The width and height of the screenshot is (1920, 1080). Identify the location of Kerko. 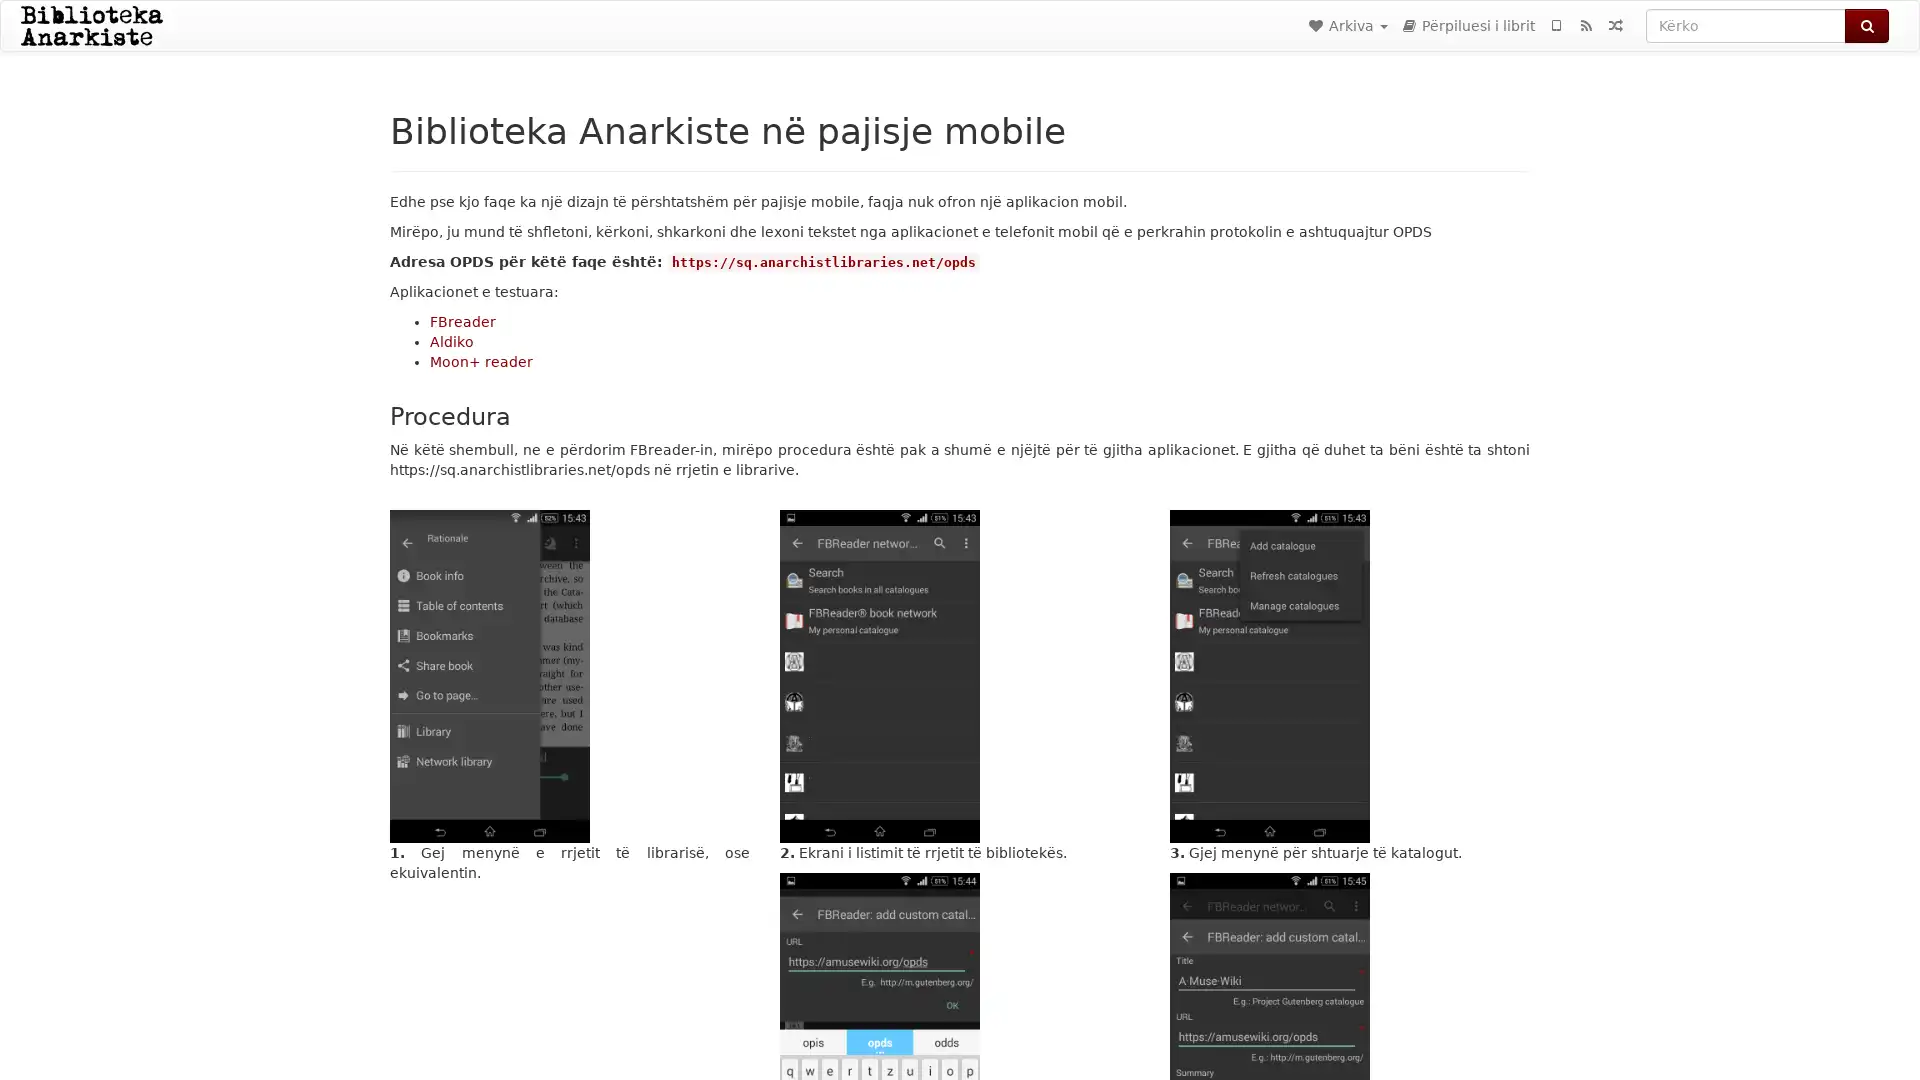
(1866, 26).